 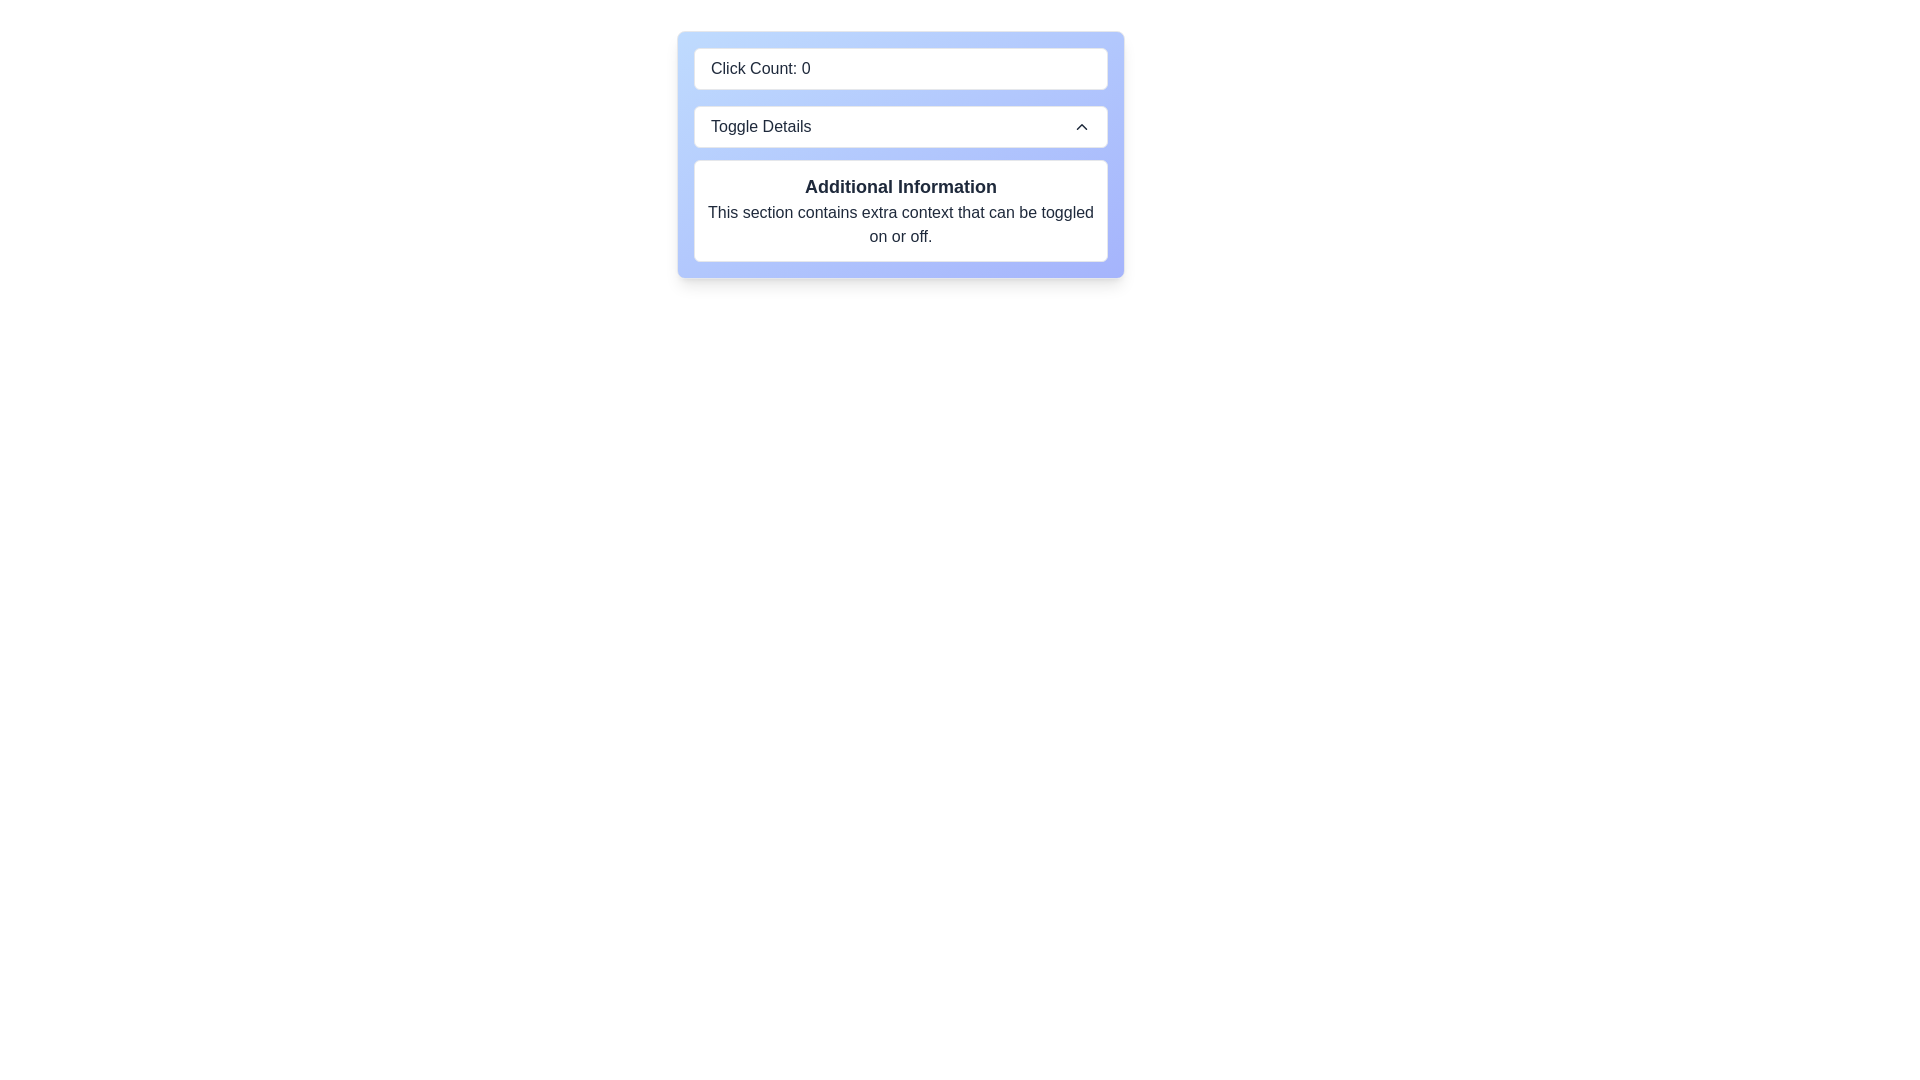 I want to click on the 'Toggle Details' button, which is a rectangular button with a white background and a blue-gray border, located below the 'Click Count: 0' button and above the 'Additional Information' section, so click(x=900, y=127).